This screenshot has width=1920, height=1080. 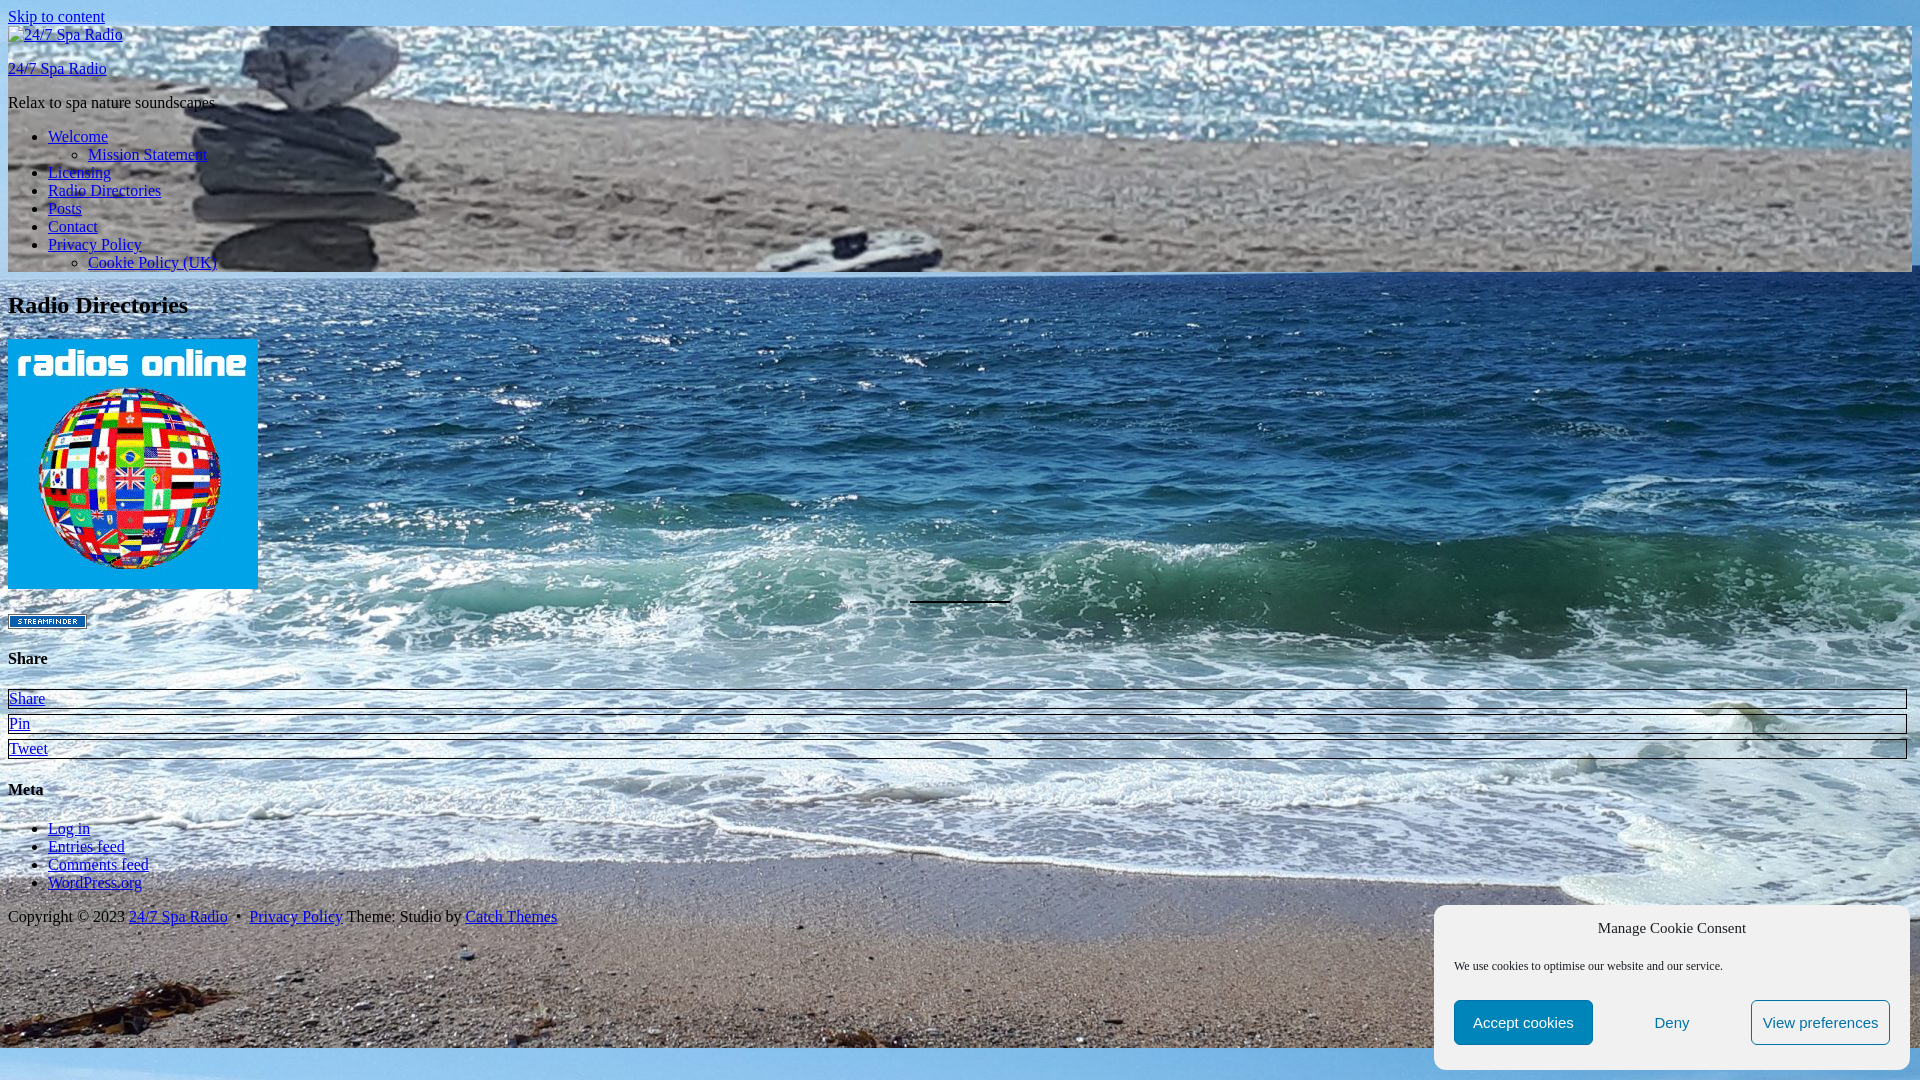 I want to click on 'View preferences', so click(x=1750, y=1022).